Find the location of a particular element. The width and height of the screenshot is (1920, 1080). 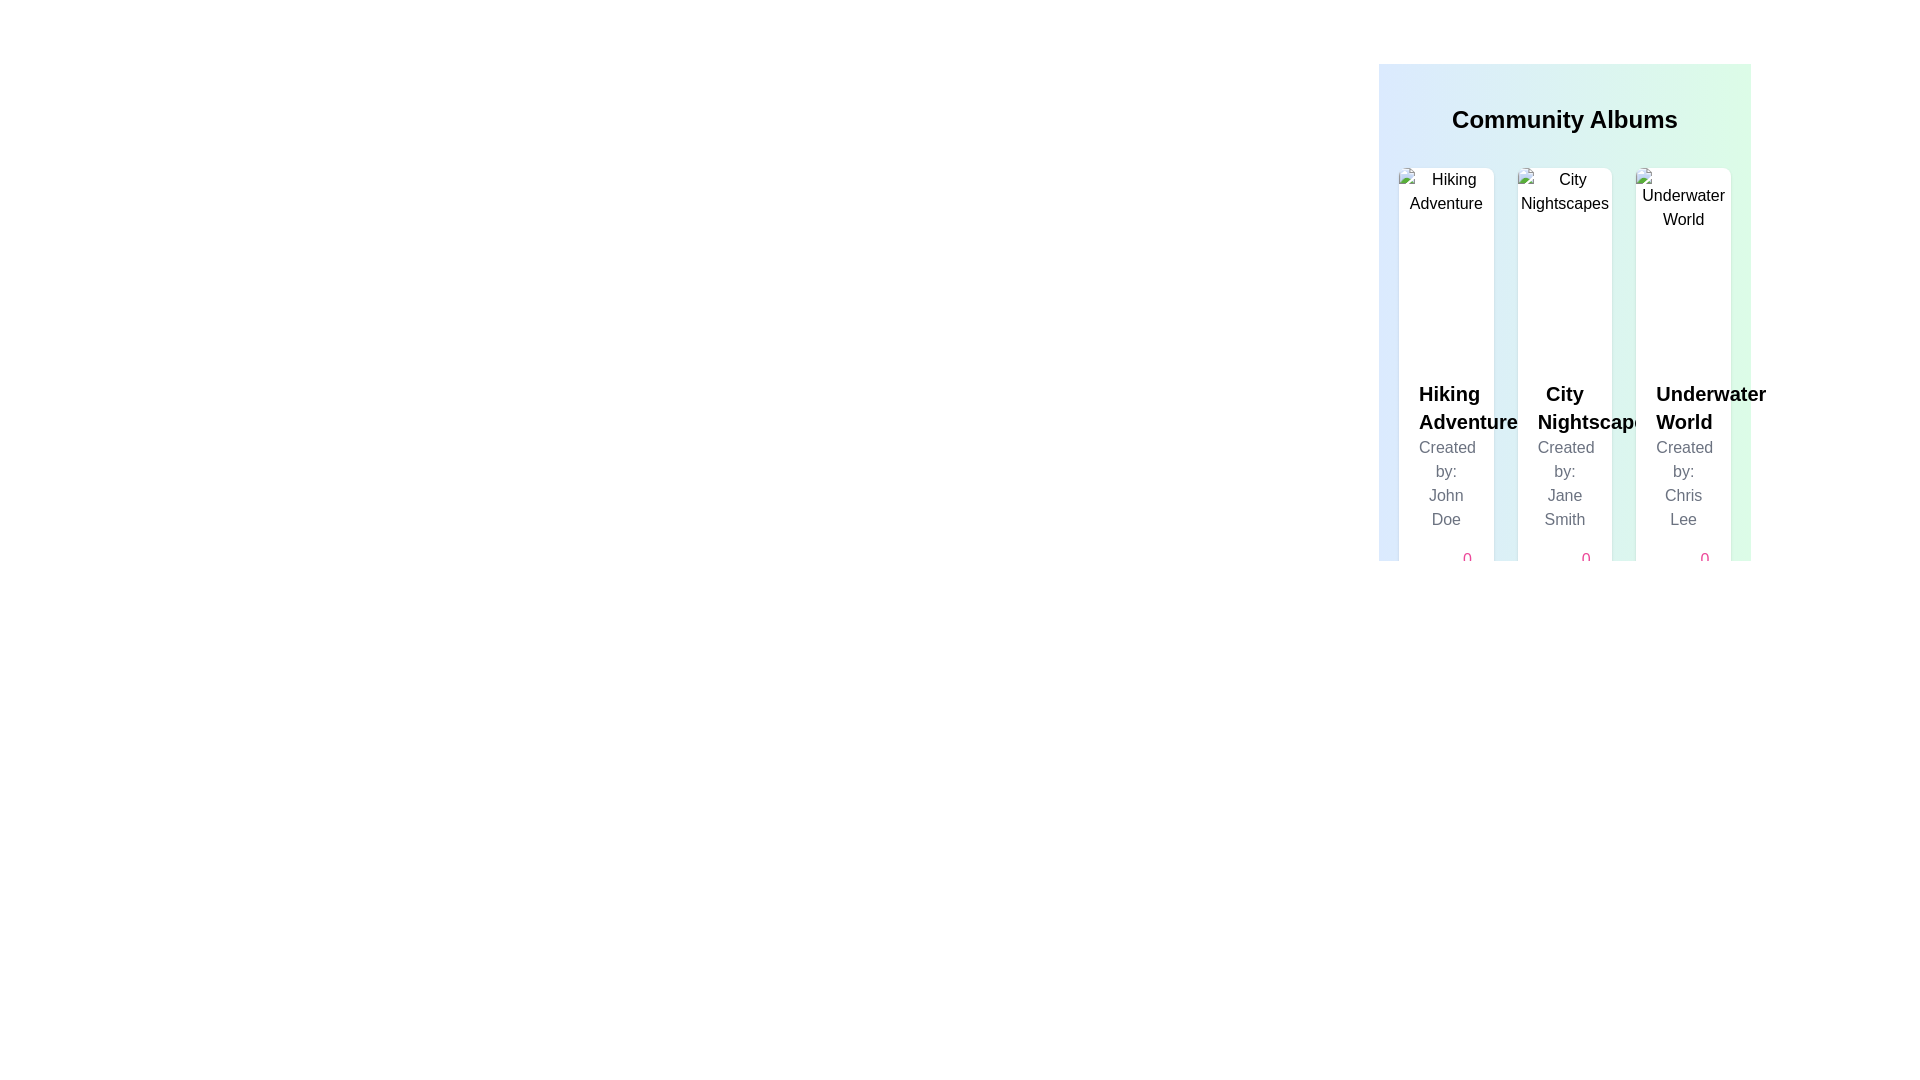

the Text label displaying creator's information for 'Hiking Adventure', located below the 'Hiking Adventure' label and above the '0 Likes Comments' section is located at coordinates (1446, 483).